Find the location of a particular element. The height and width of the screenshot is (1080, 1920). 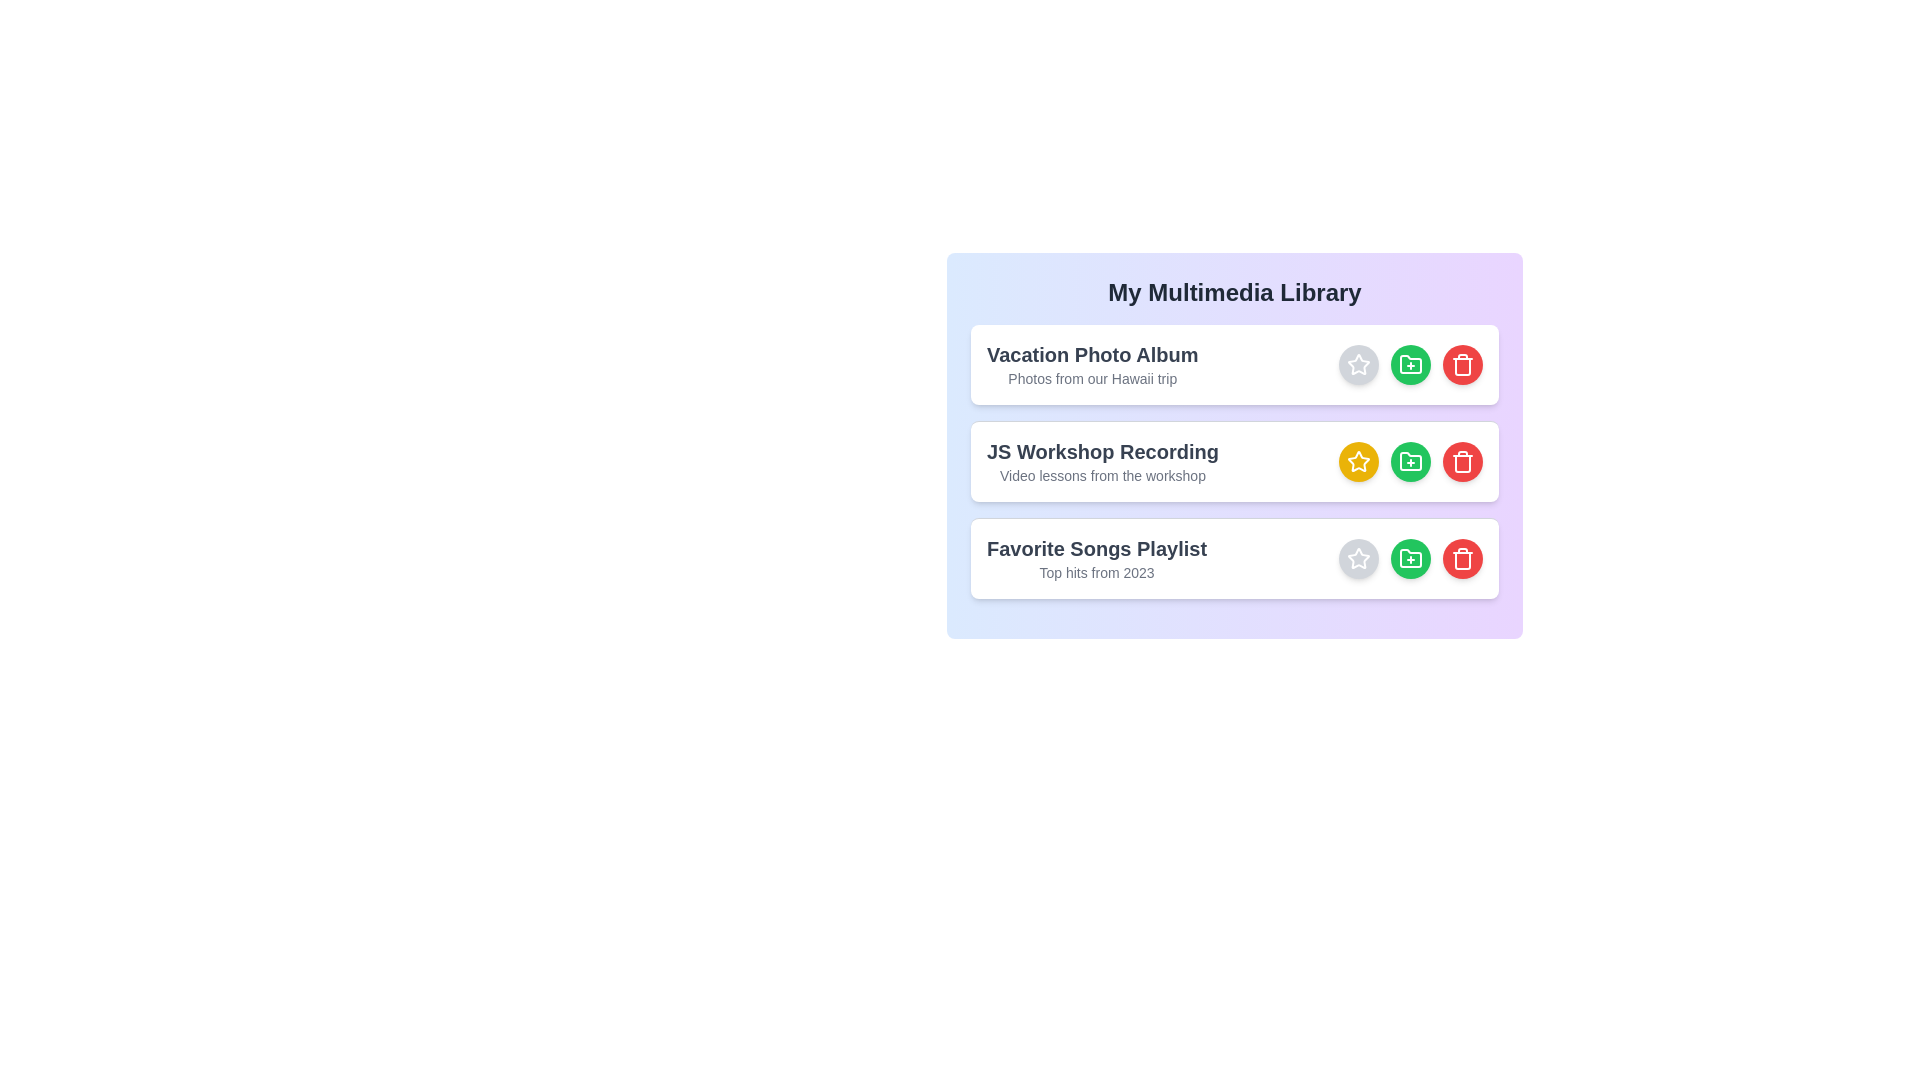

information displayed in the text block titled 'JS Workshop Recording', which is centrally placed within the second card of the 'My Multimedia Library' section is located at coordinates (1102, 462).